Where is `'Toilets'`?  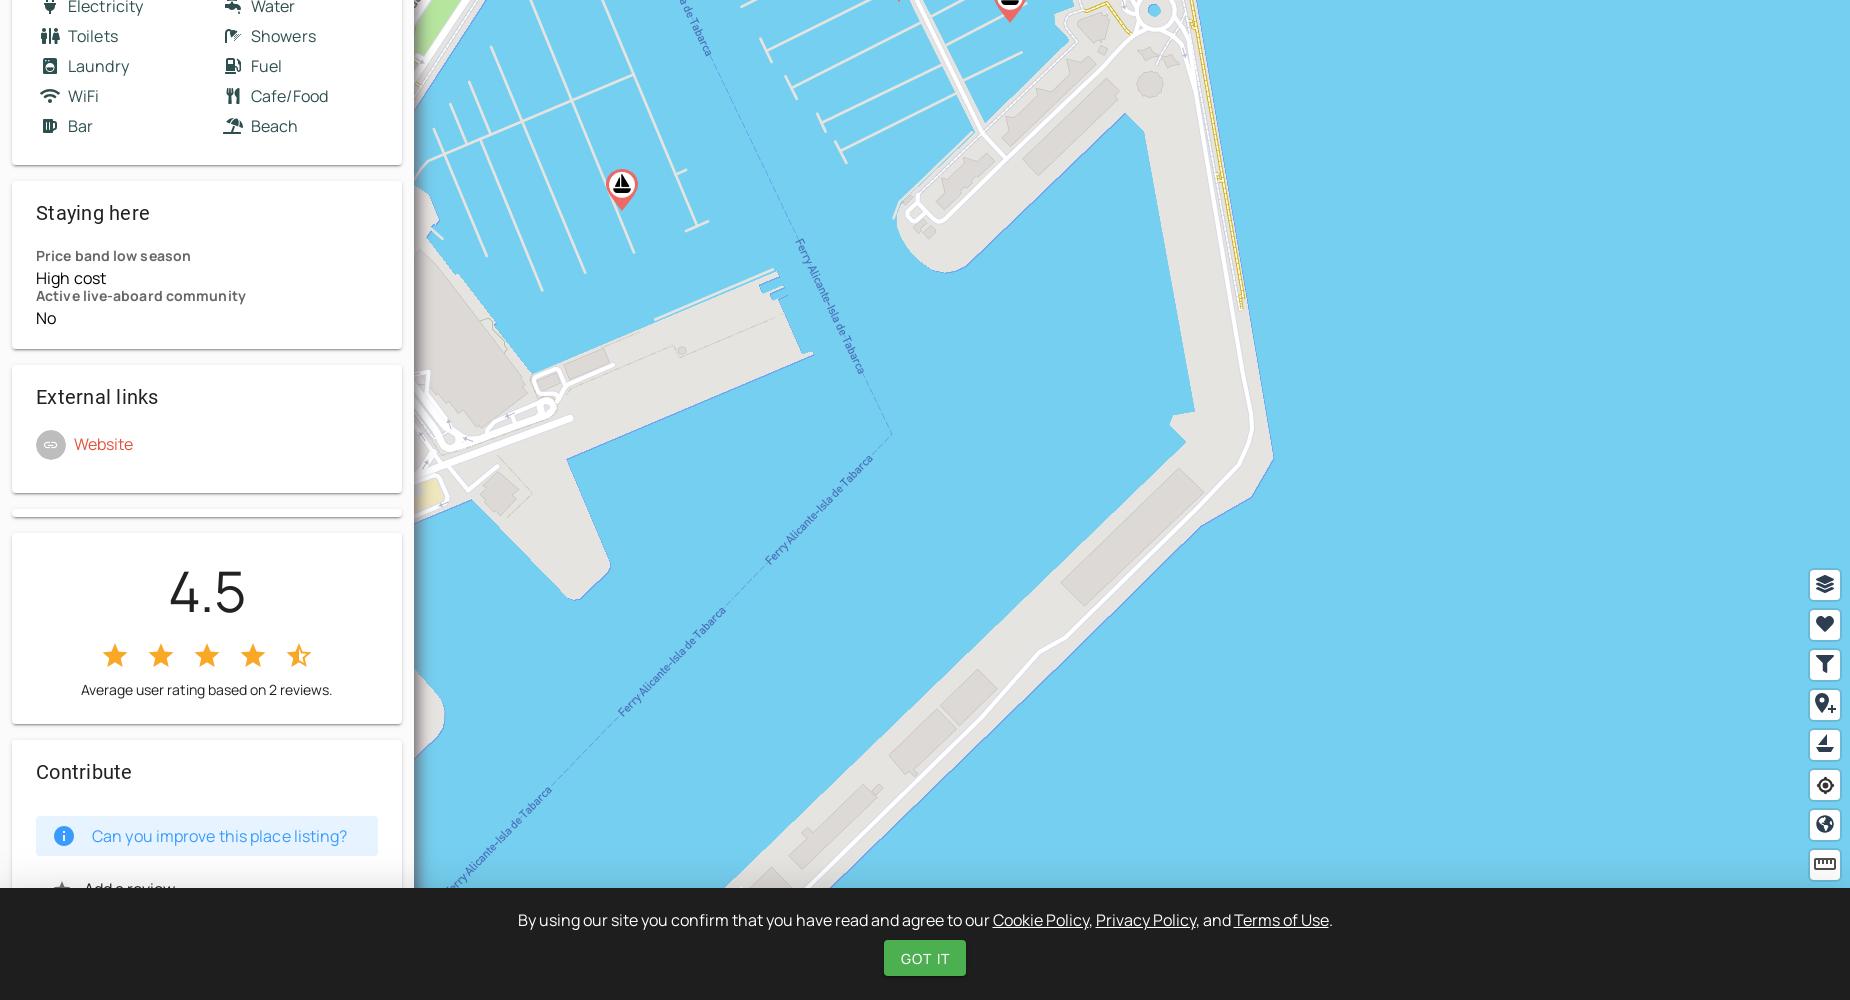 'Toilets' is located at coordinates (91, 36).